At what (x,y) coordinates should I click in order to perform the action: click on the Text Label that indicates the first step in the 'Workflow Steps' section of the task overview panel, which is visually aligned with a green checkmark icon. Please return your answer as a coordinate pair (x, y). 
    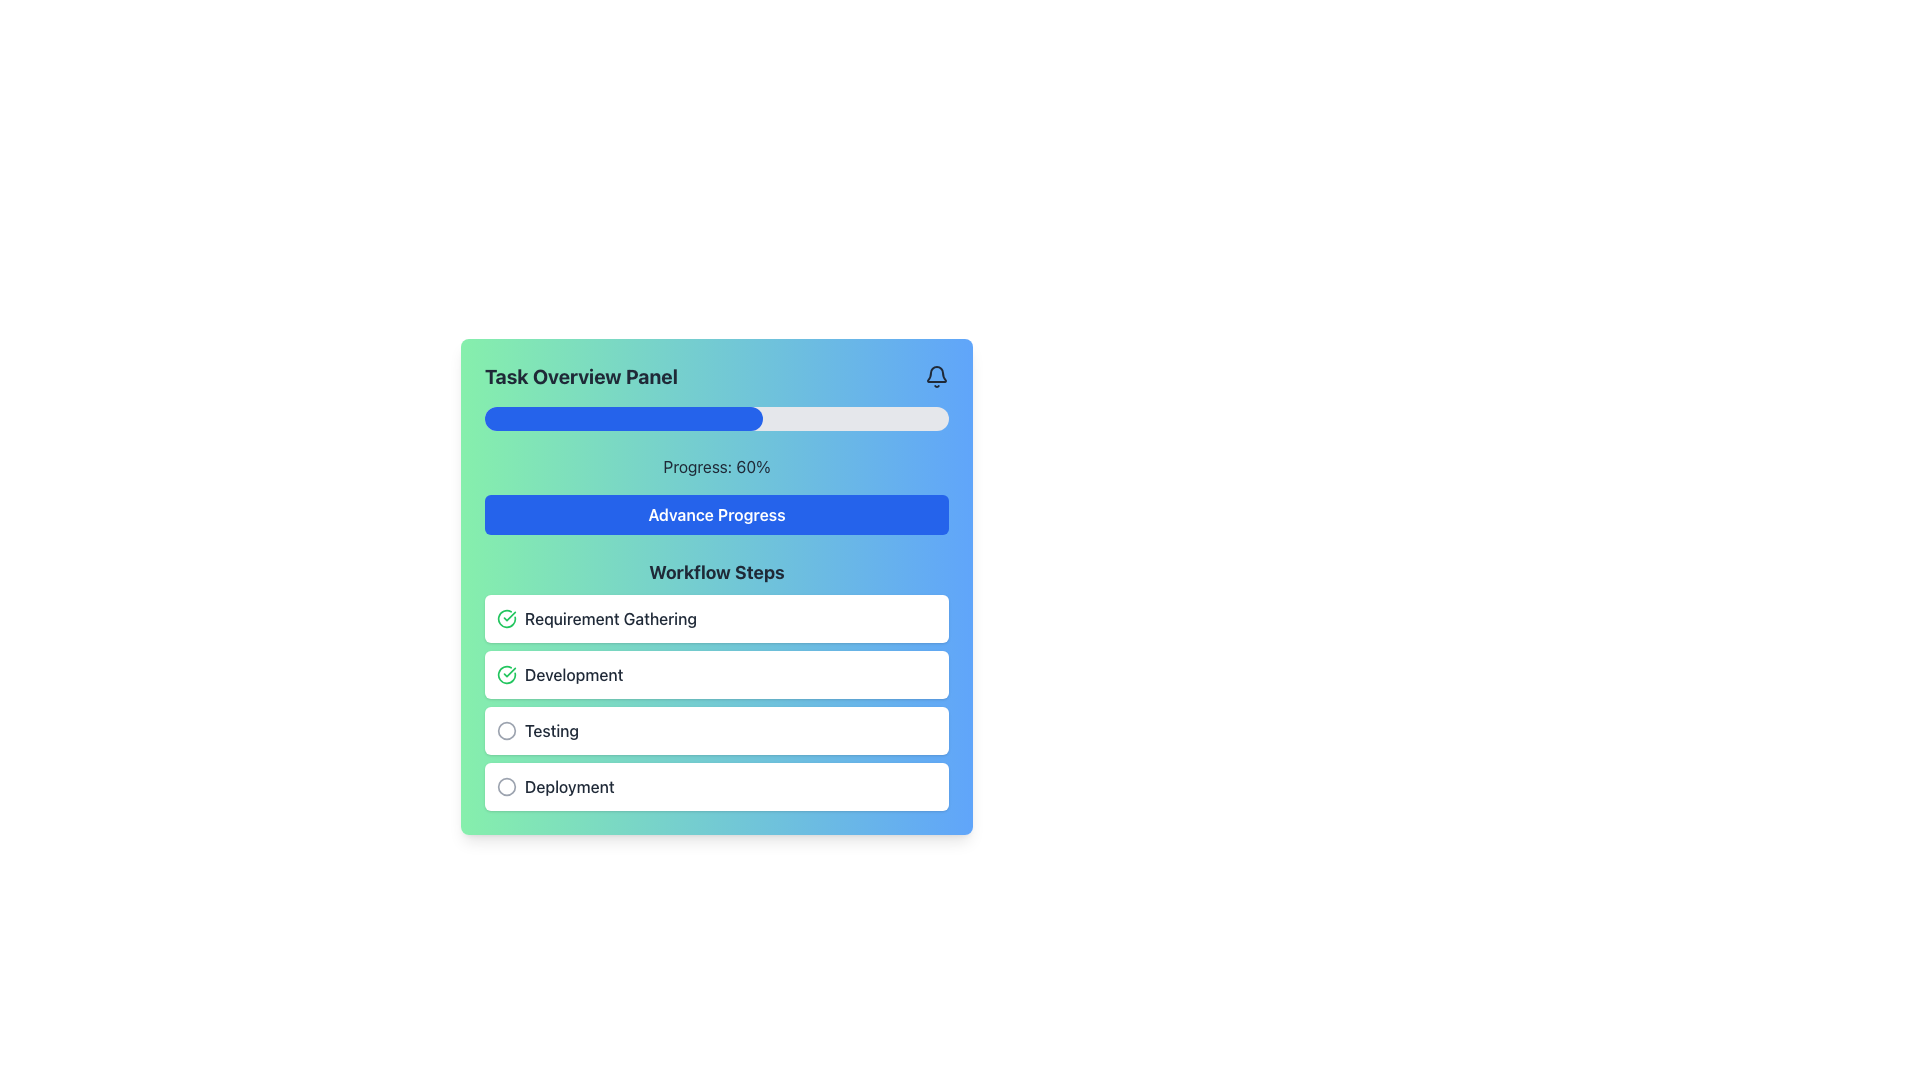
    Looking at the image, I should click on (609, 617).